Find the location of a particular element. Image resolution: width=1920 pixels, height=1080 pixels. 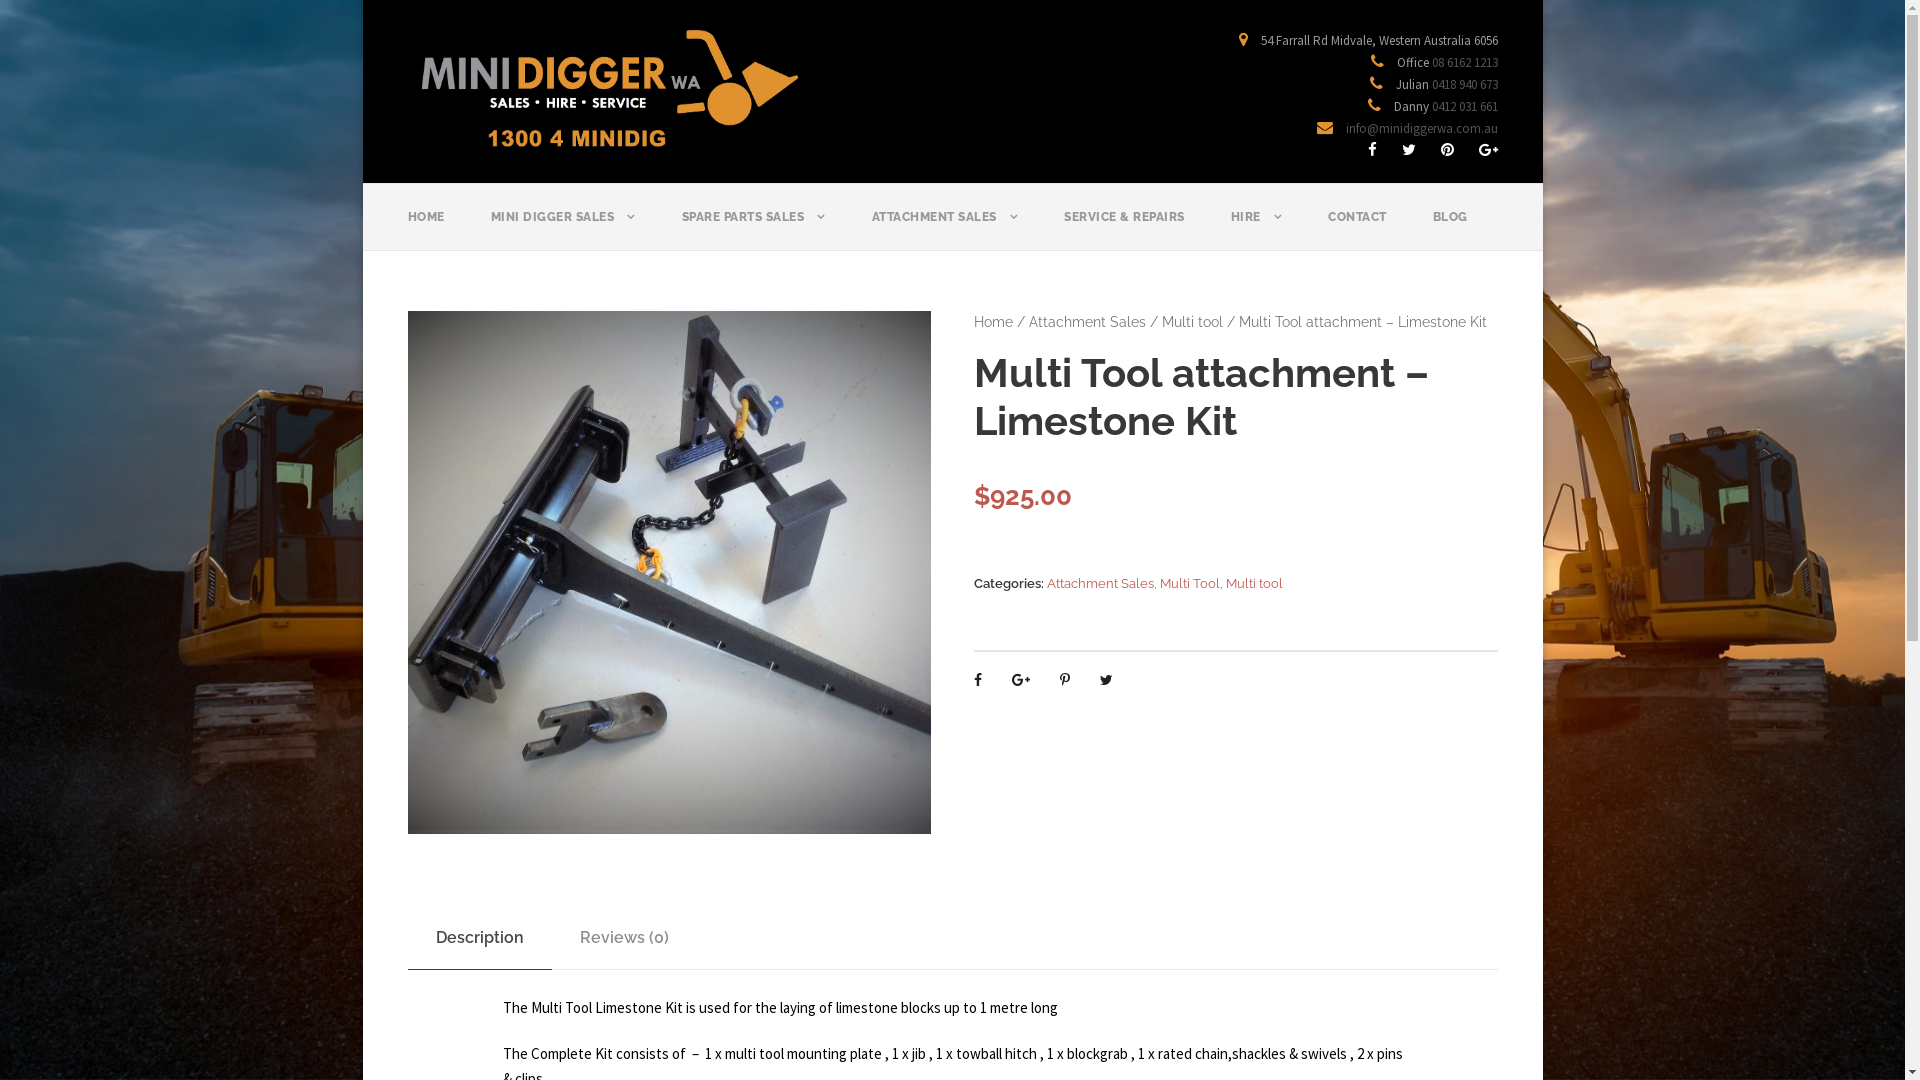

'Attachment Sales' is located at coordinates (1086, 320).